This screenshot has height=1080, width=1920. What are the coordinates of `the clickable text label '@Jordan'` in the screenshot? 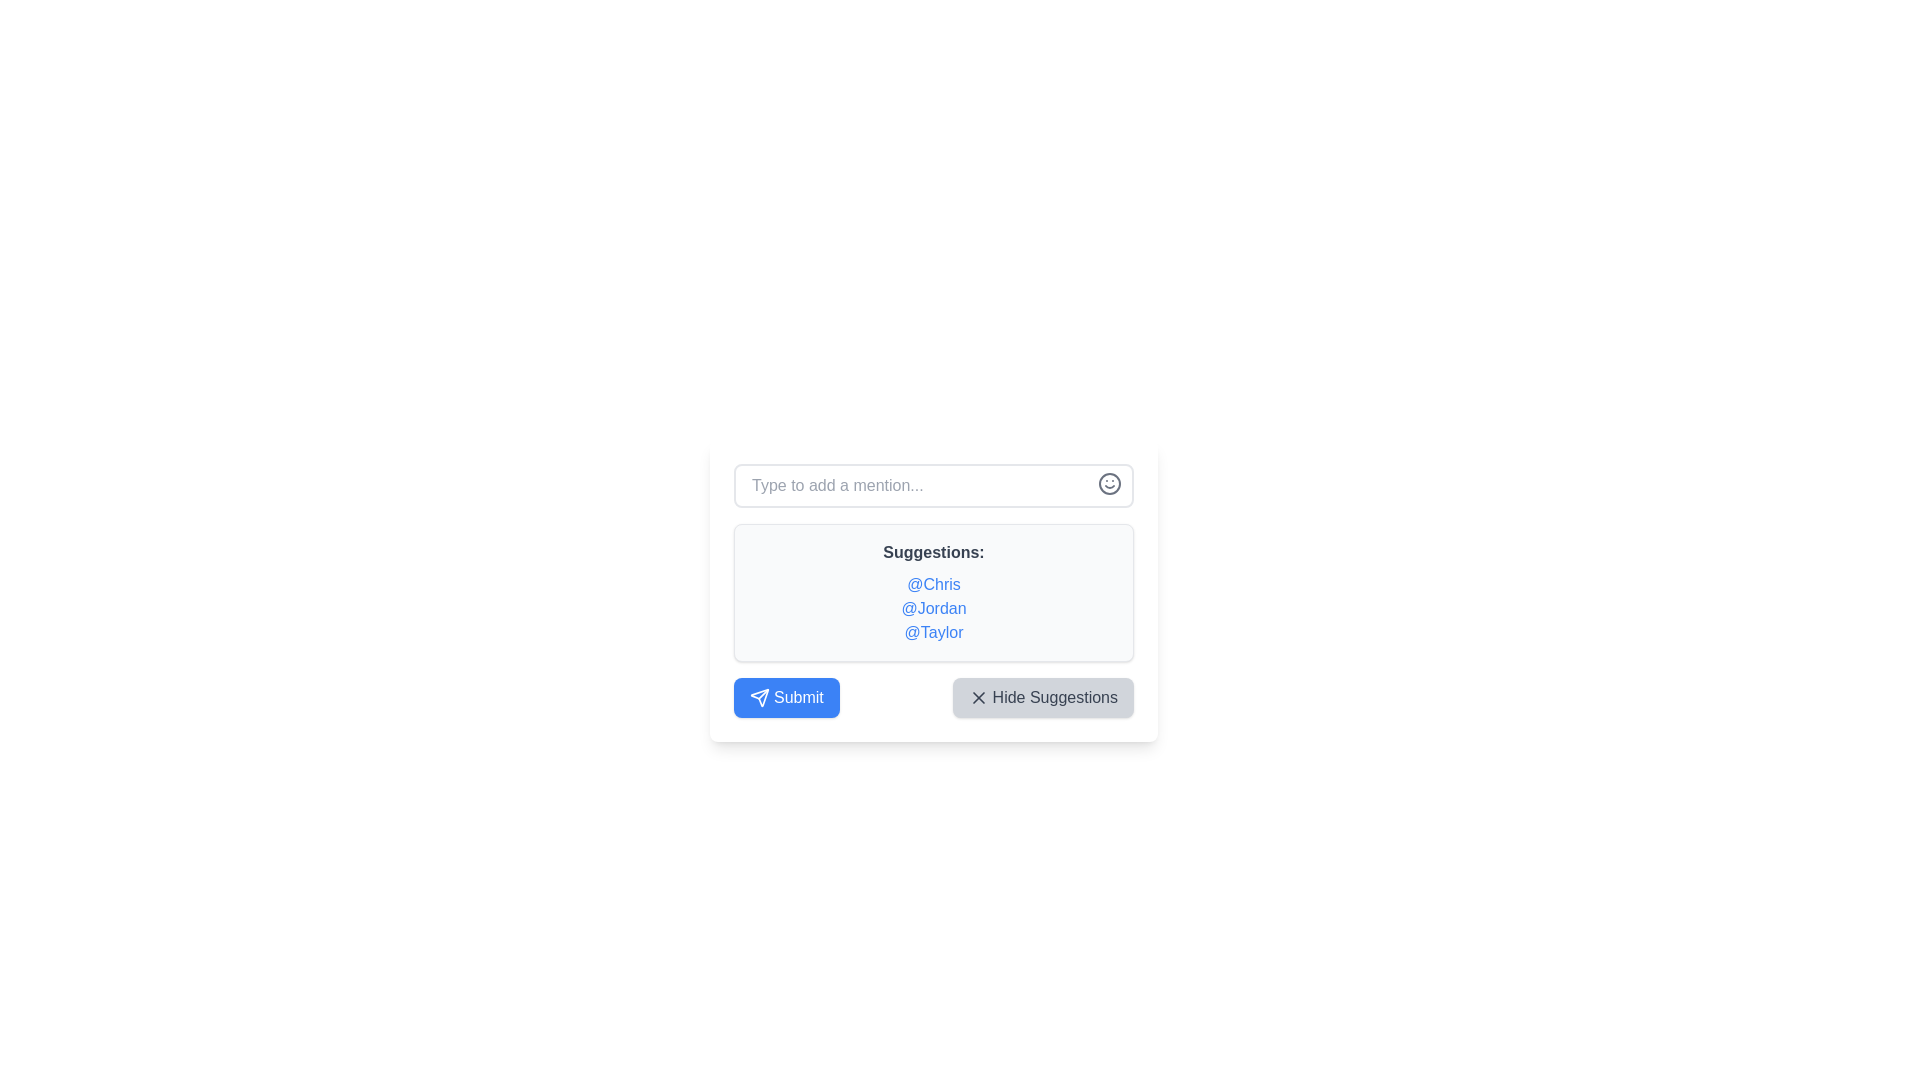 It's located at (933, 608).